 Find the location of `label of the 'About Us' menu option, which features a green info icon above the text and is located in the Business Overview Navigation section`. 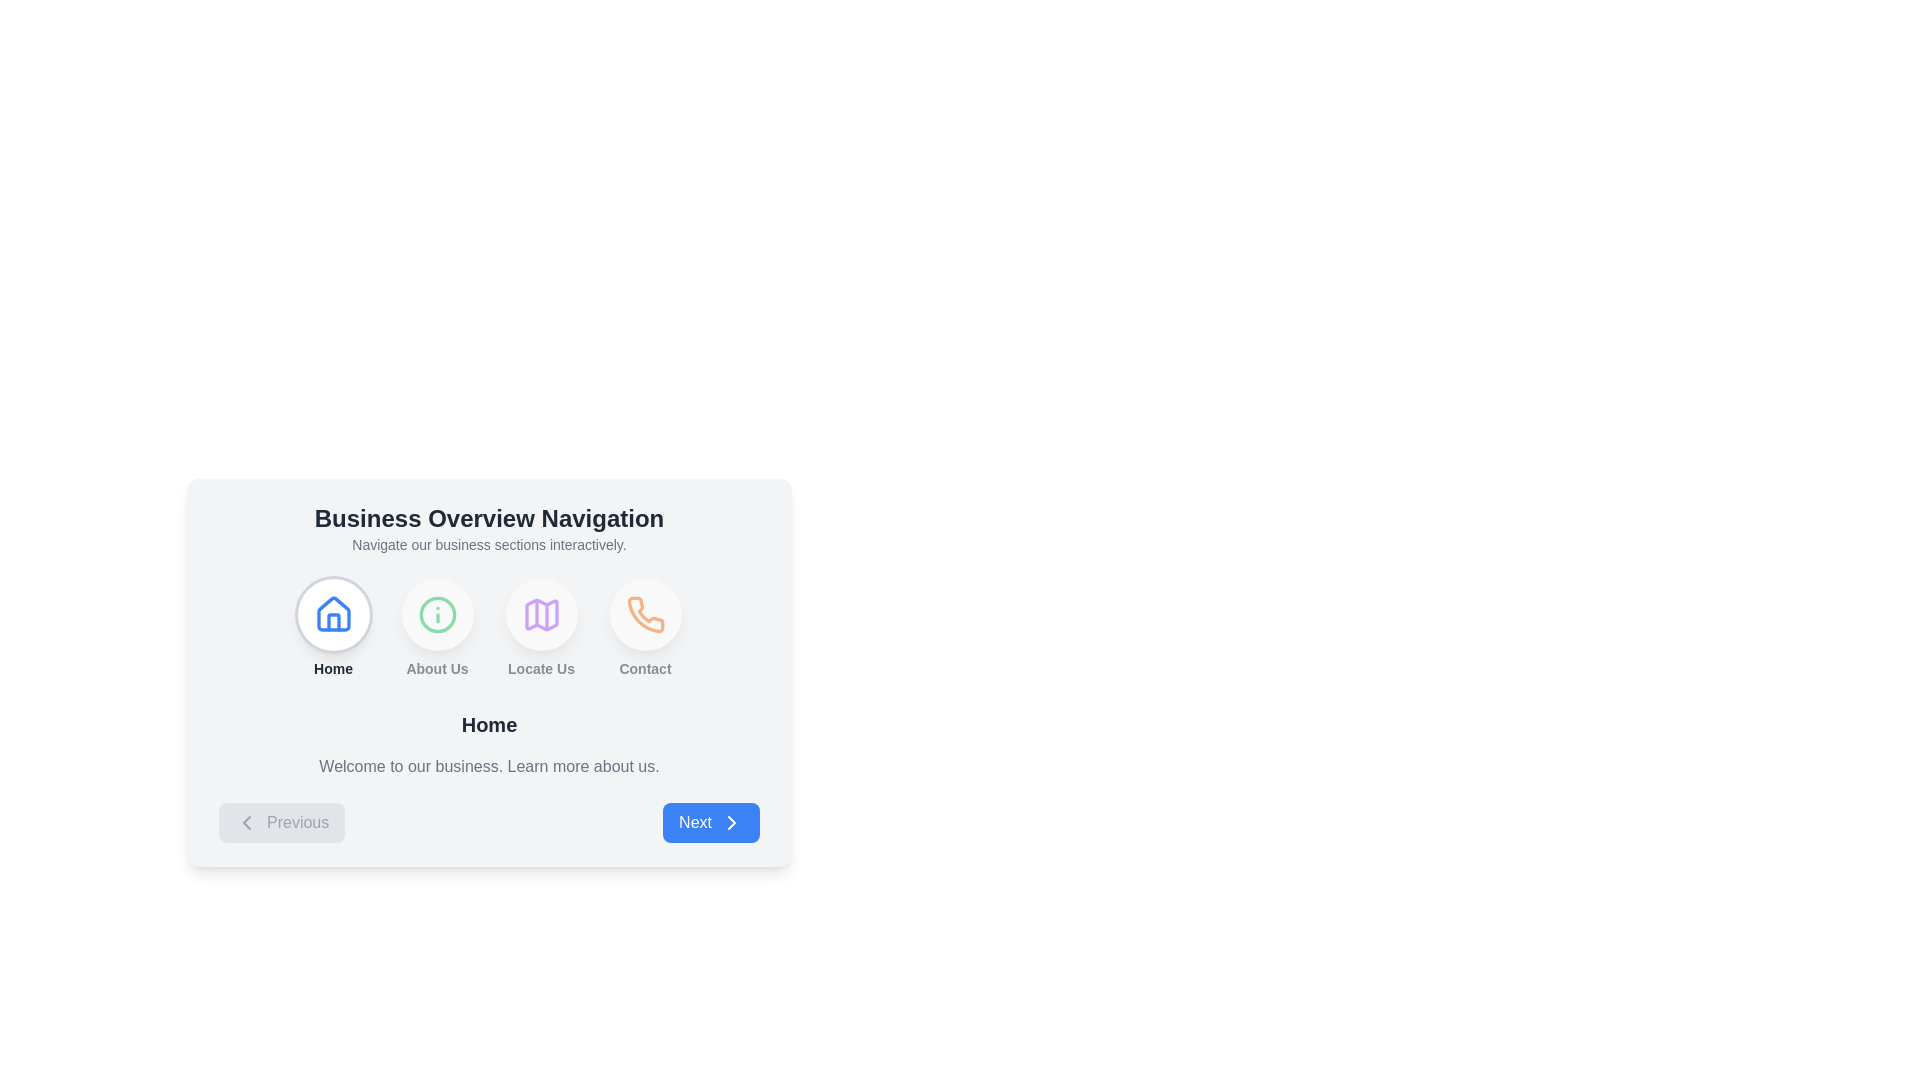

label of the 'About Us' menu option, which features a green info icon above the text and is located in the Business Overview Navigation section is located at coordinates (436, 627).